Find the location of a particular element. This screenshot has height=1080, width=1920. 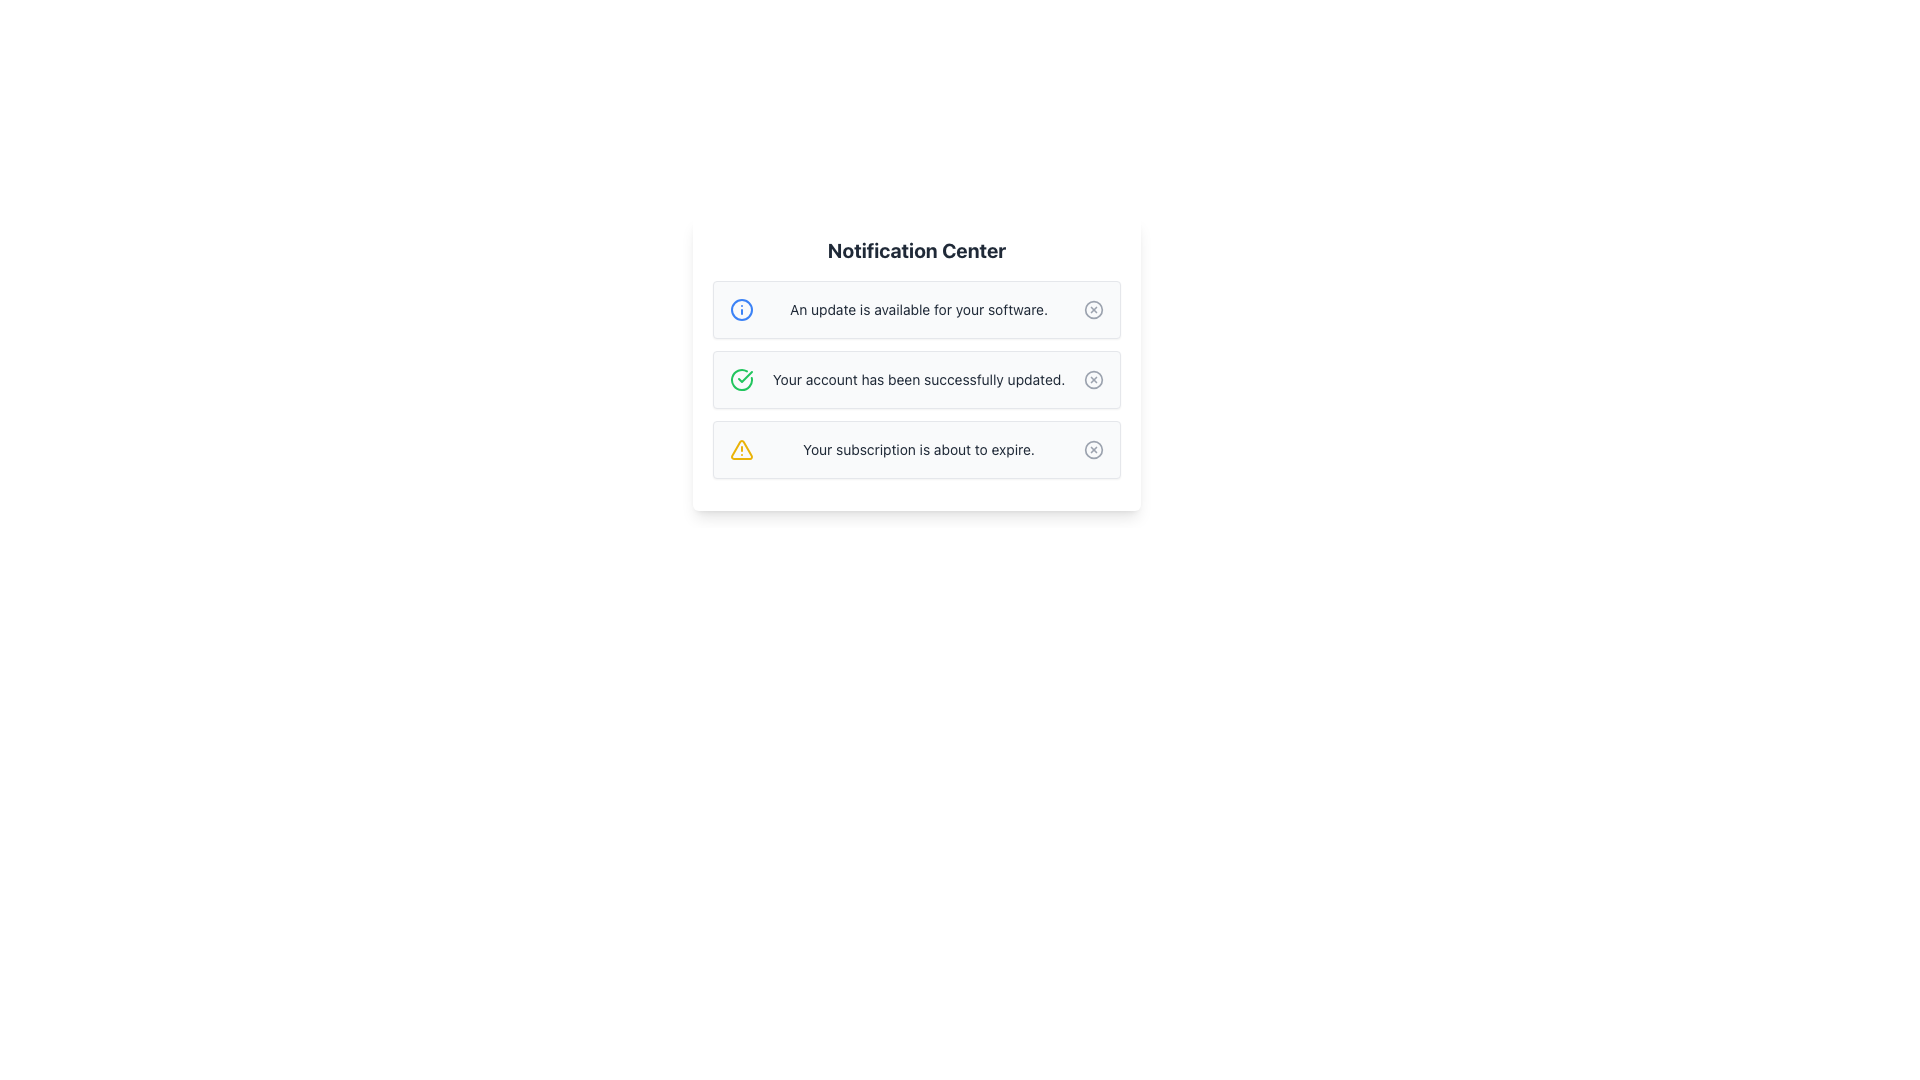

the circular graphical element located in the second row of the notification list, which indicates status or context is located at coordinates (1093, 380).